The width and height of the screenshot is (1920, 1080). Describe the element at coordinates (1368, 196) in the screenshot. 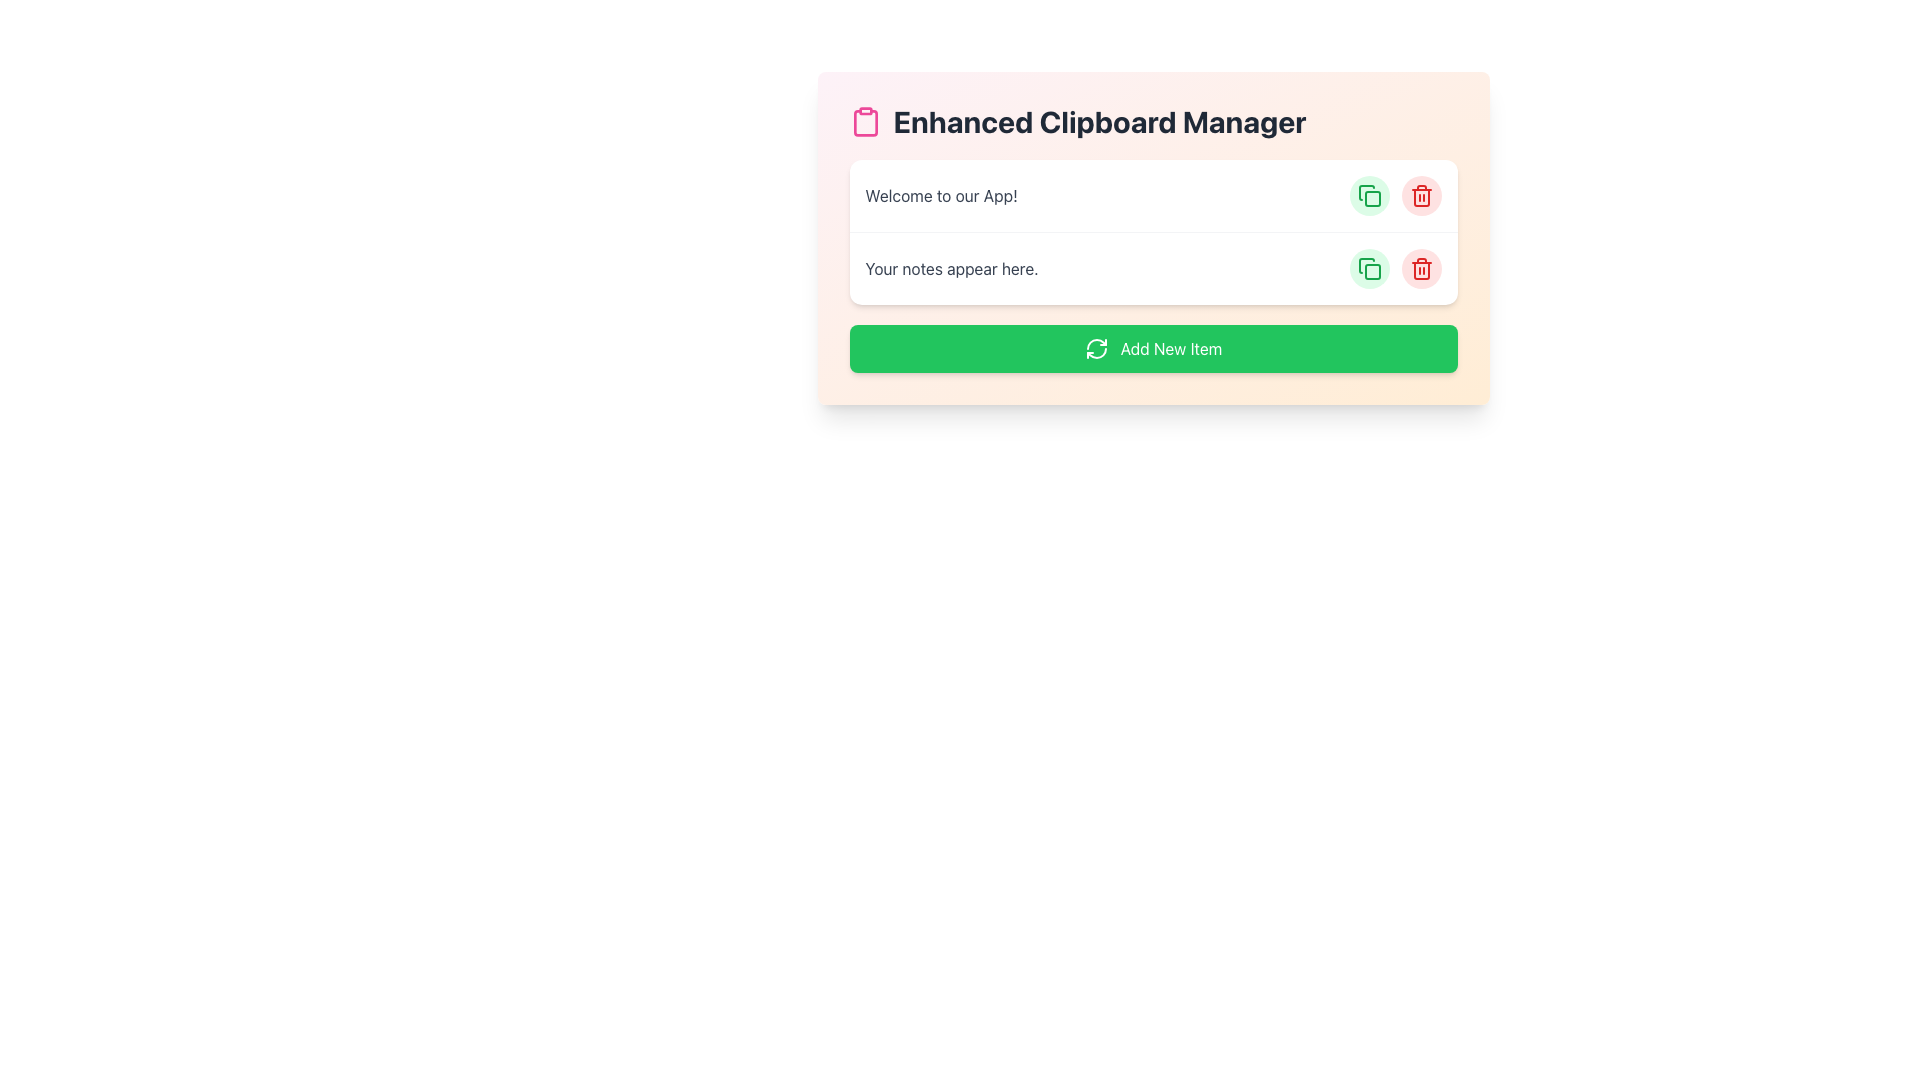

I see `the first green circular icon on the right side of the content row to copy the associated content` at that location.